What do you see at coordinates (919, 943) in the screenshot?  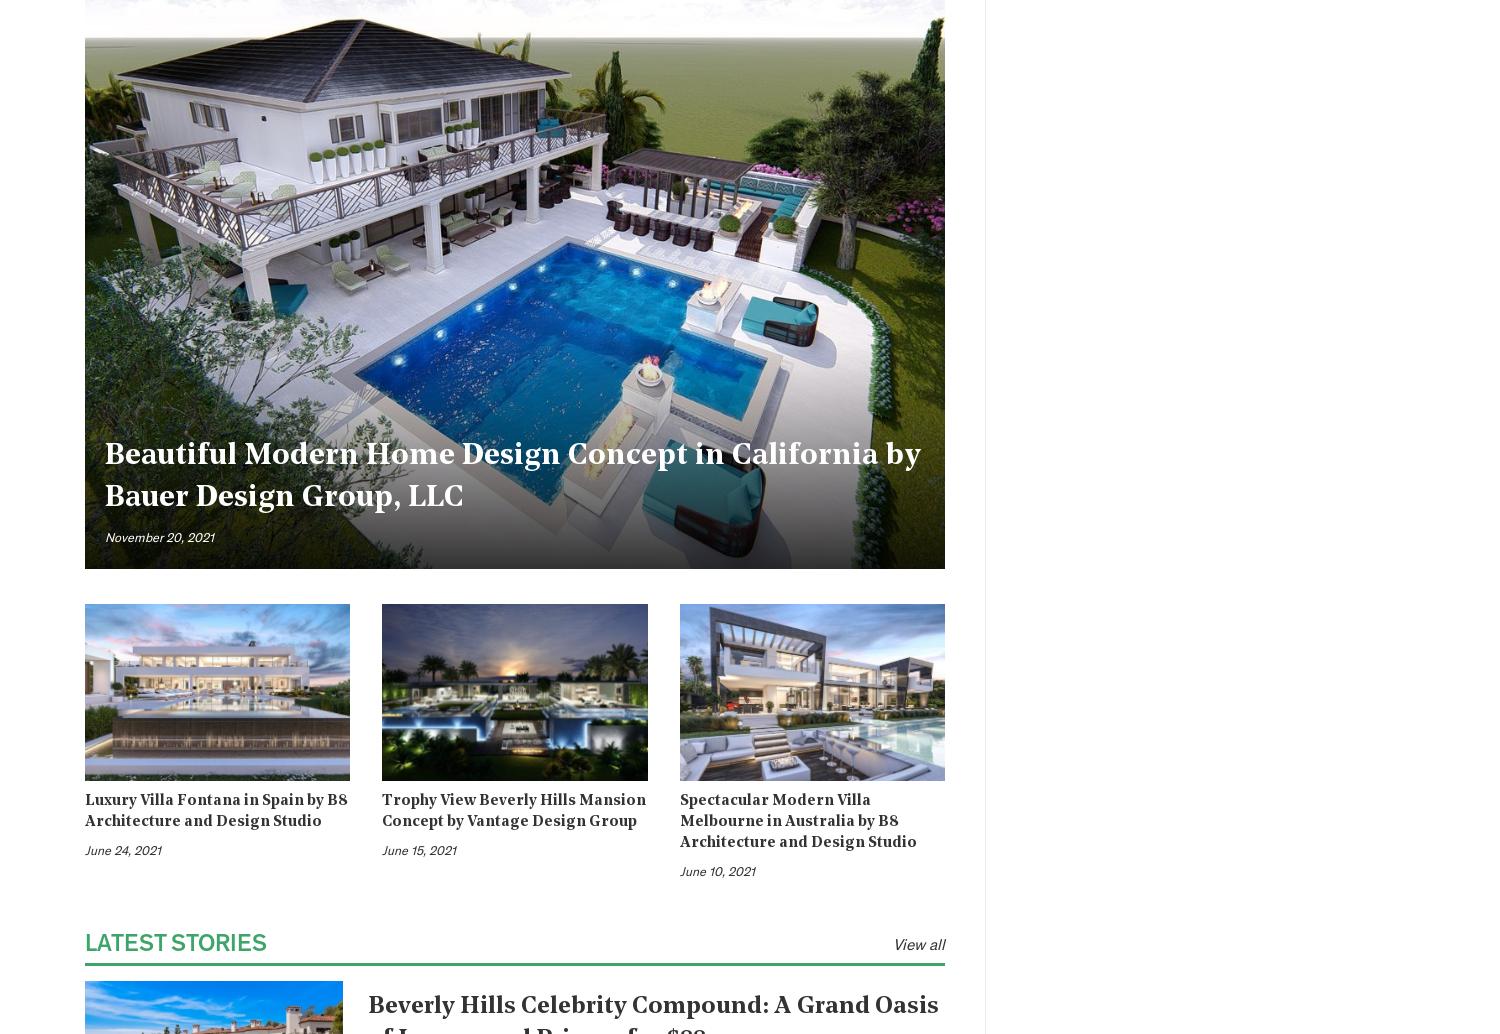 I see `'View all'` at bounding box center [919, 943].